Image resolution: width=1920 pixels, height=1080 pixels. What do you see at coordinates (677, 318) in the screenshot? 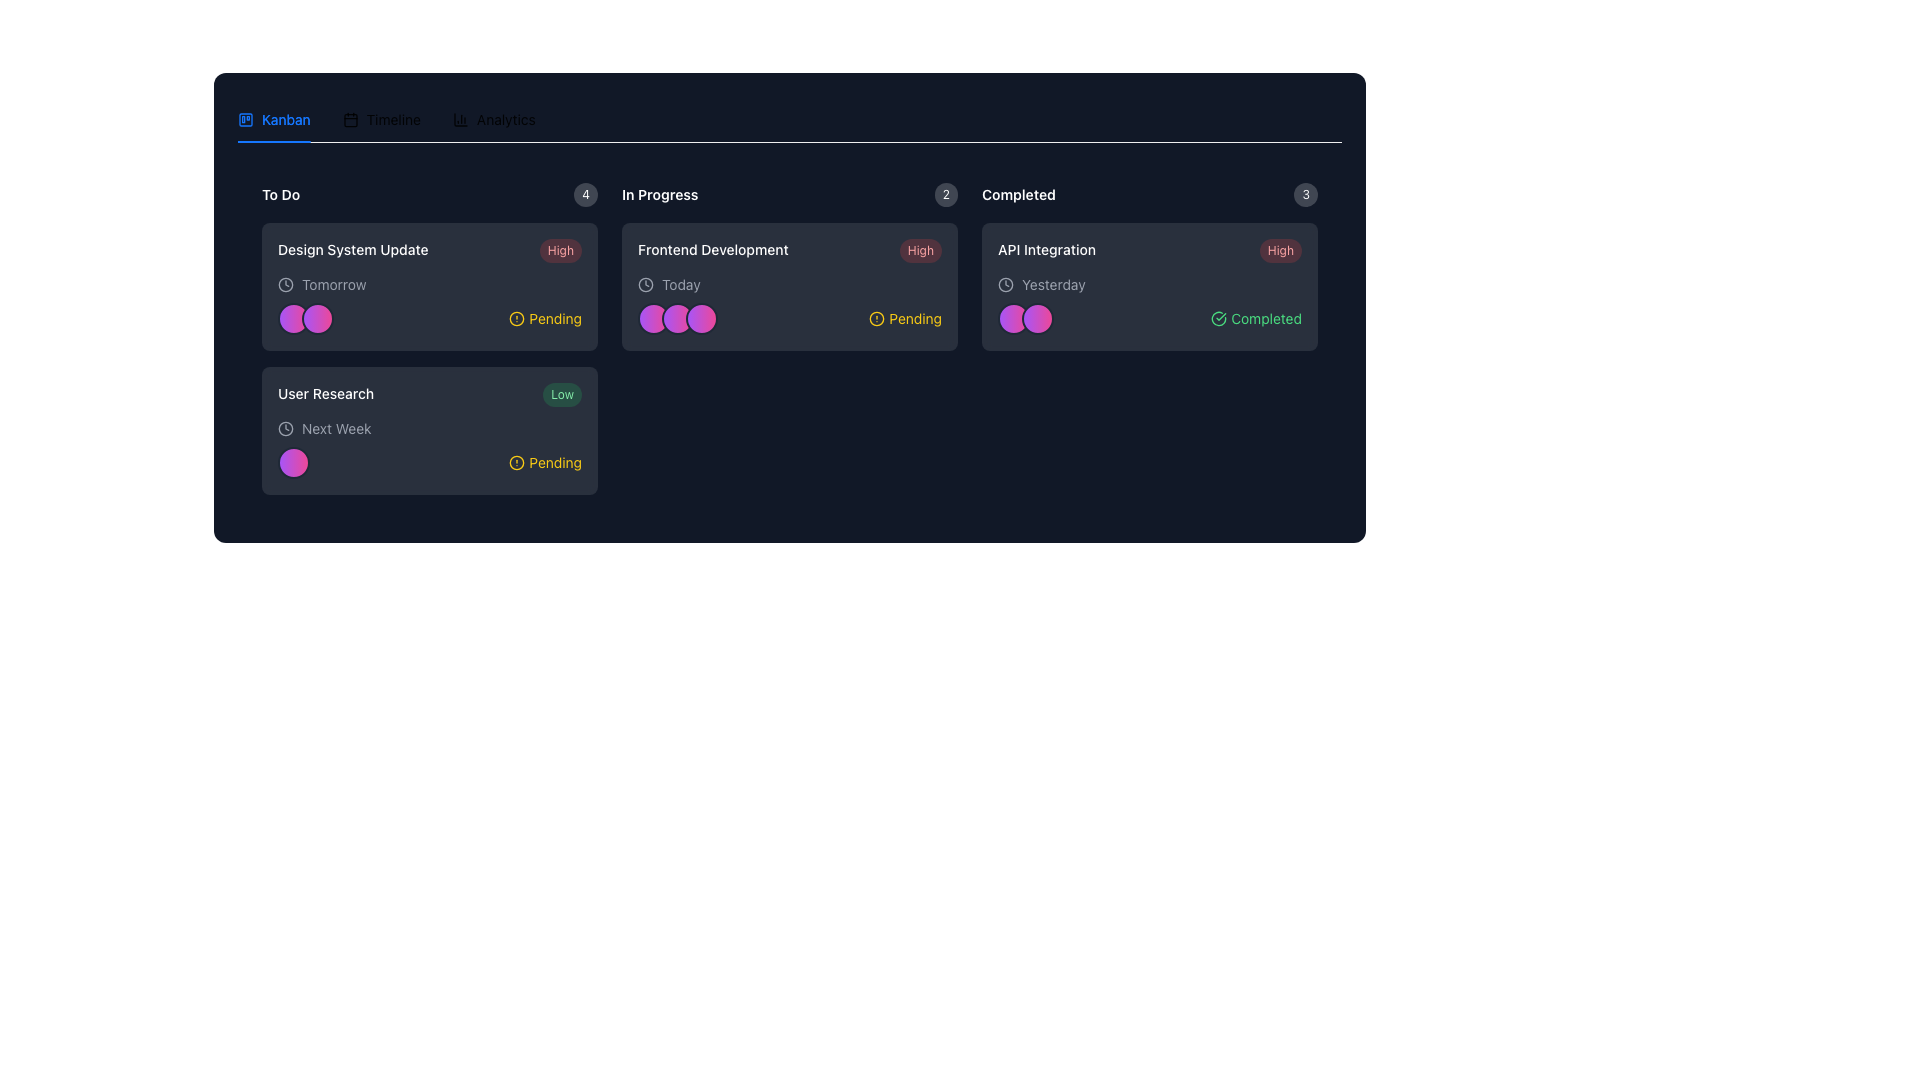
I see `the second circle of the Profile indicator group within the 'Frontend Development' card in the 'In Progress' section` at bounding box center [677, 318].